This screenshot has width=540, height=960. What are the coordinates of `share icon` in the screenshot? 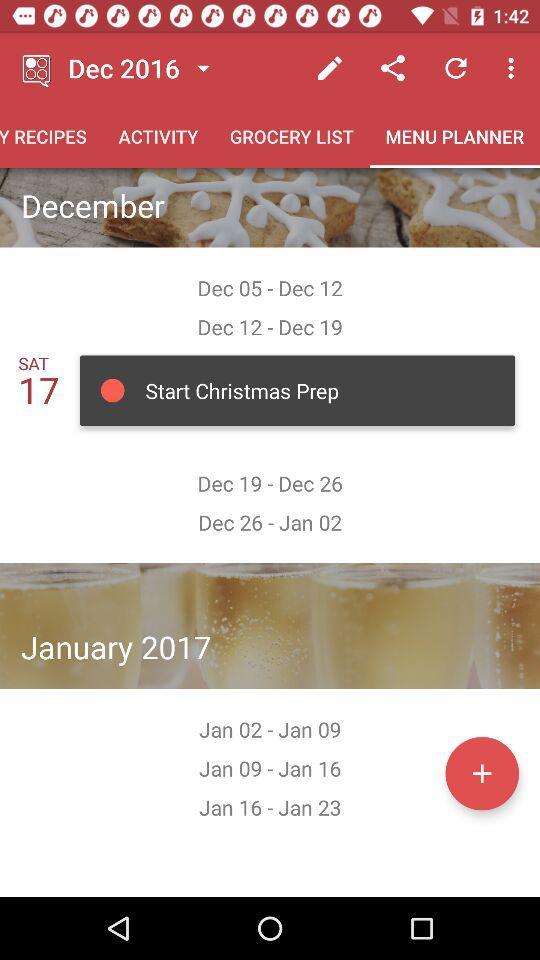 It's located at (393, 68).